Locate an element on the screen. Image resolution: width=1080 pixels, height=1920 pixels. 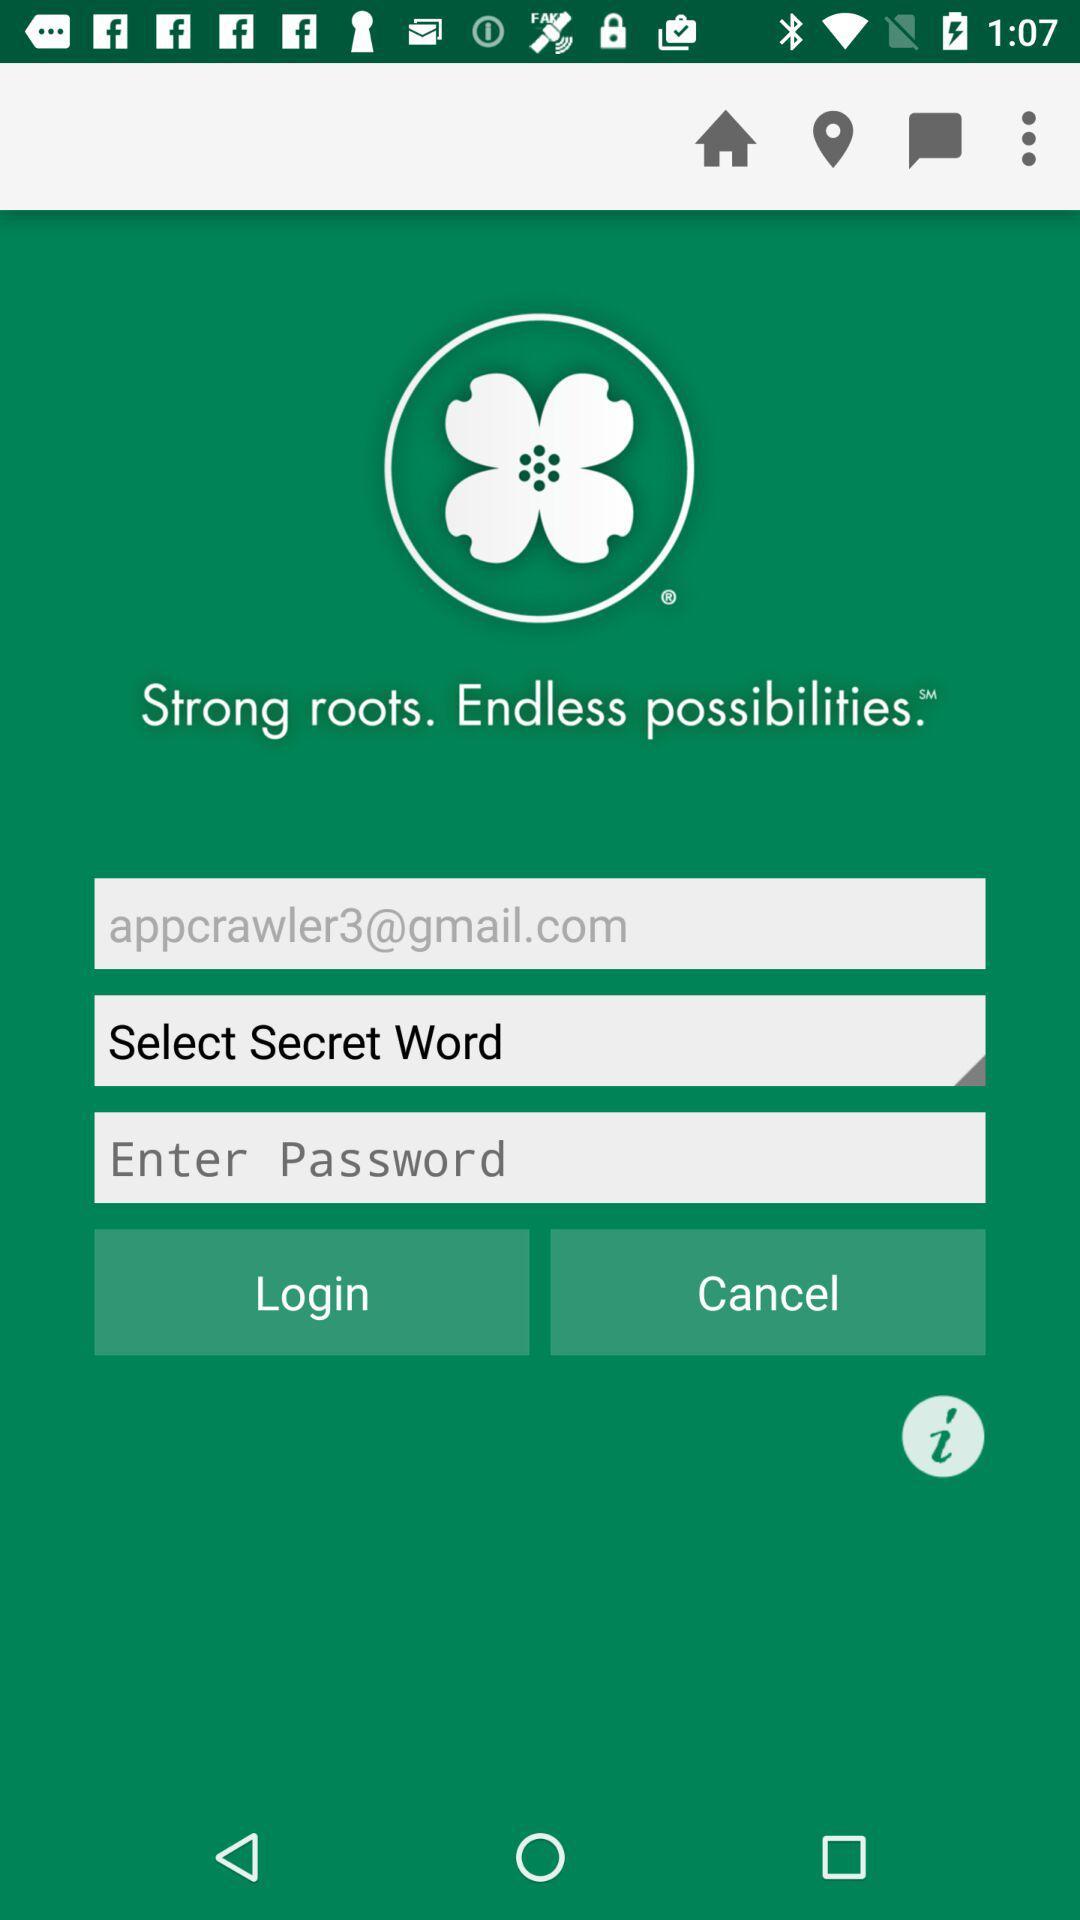
password box is located at coordinates (540, 1157).